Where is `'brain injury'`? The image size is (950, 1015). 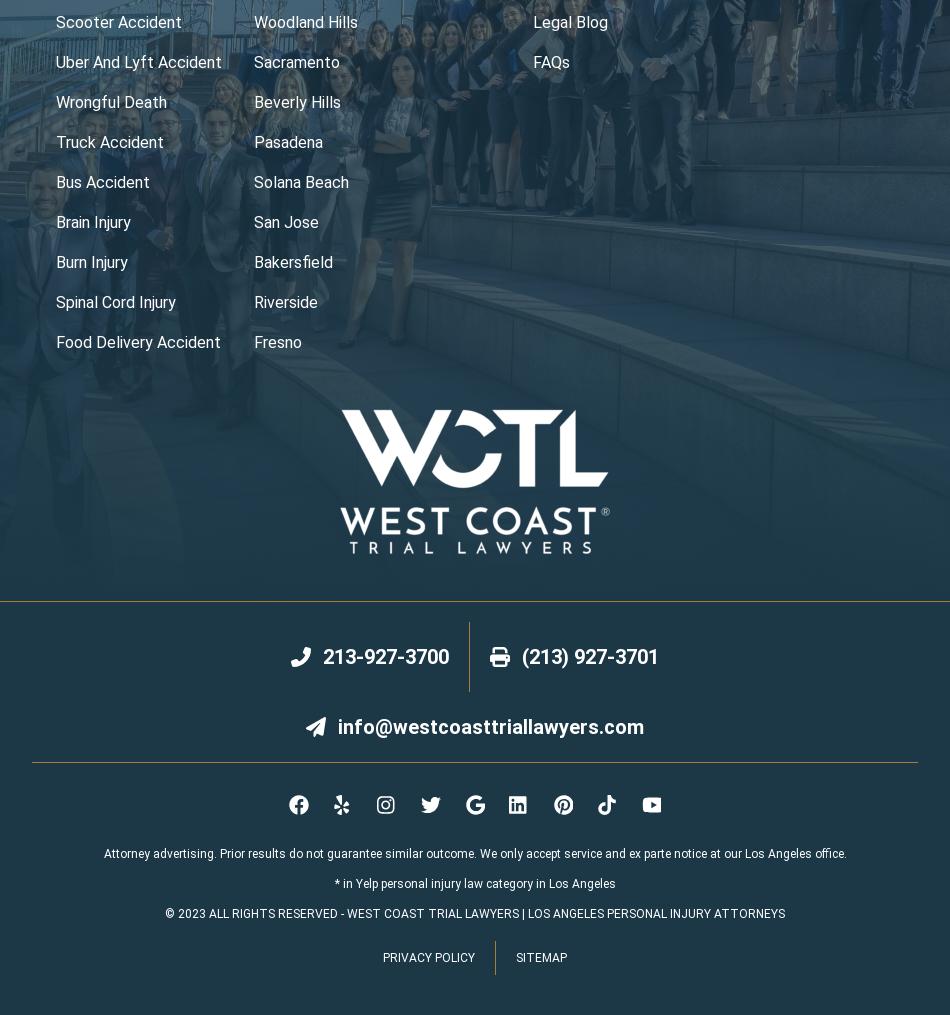
'brain injury' is located at coordinates (93, 222).